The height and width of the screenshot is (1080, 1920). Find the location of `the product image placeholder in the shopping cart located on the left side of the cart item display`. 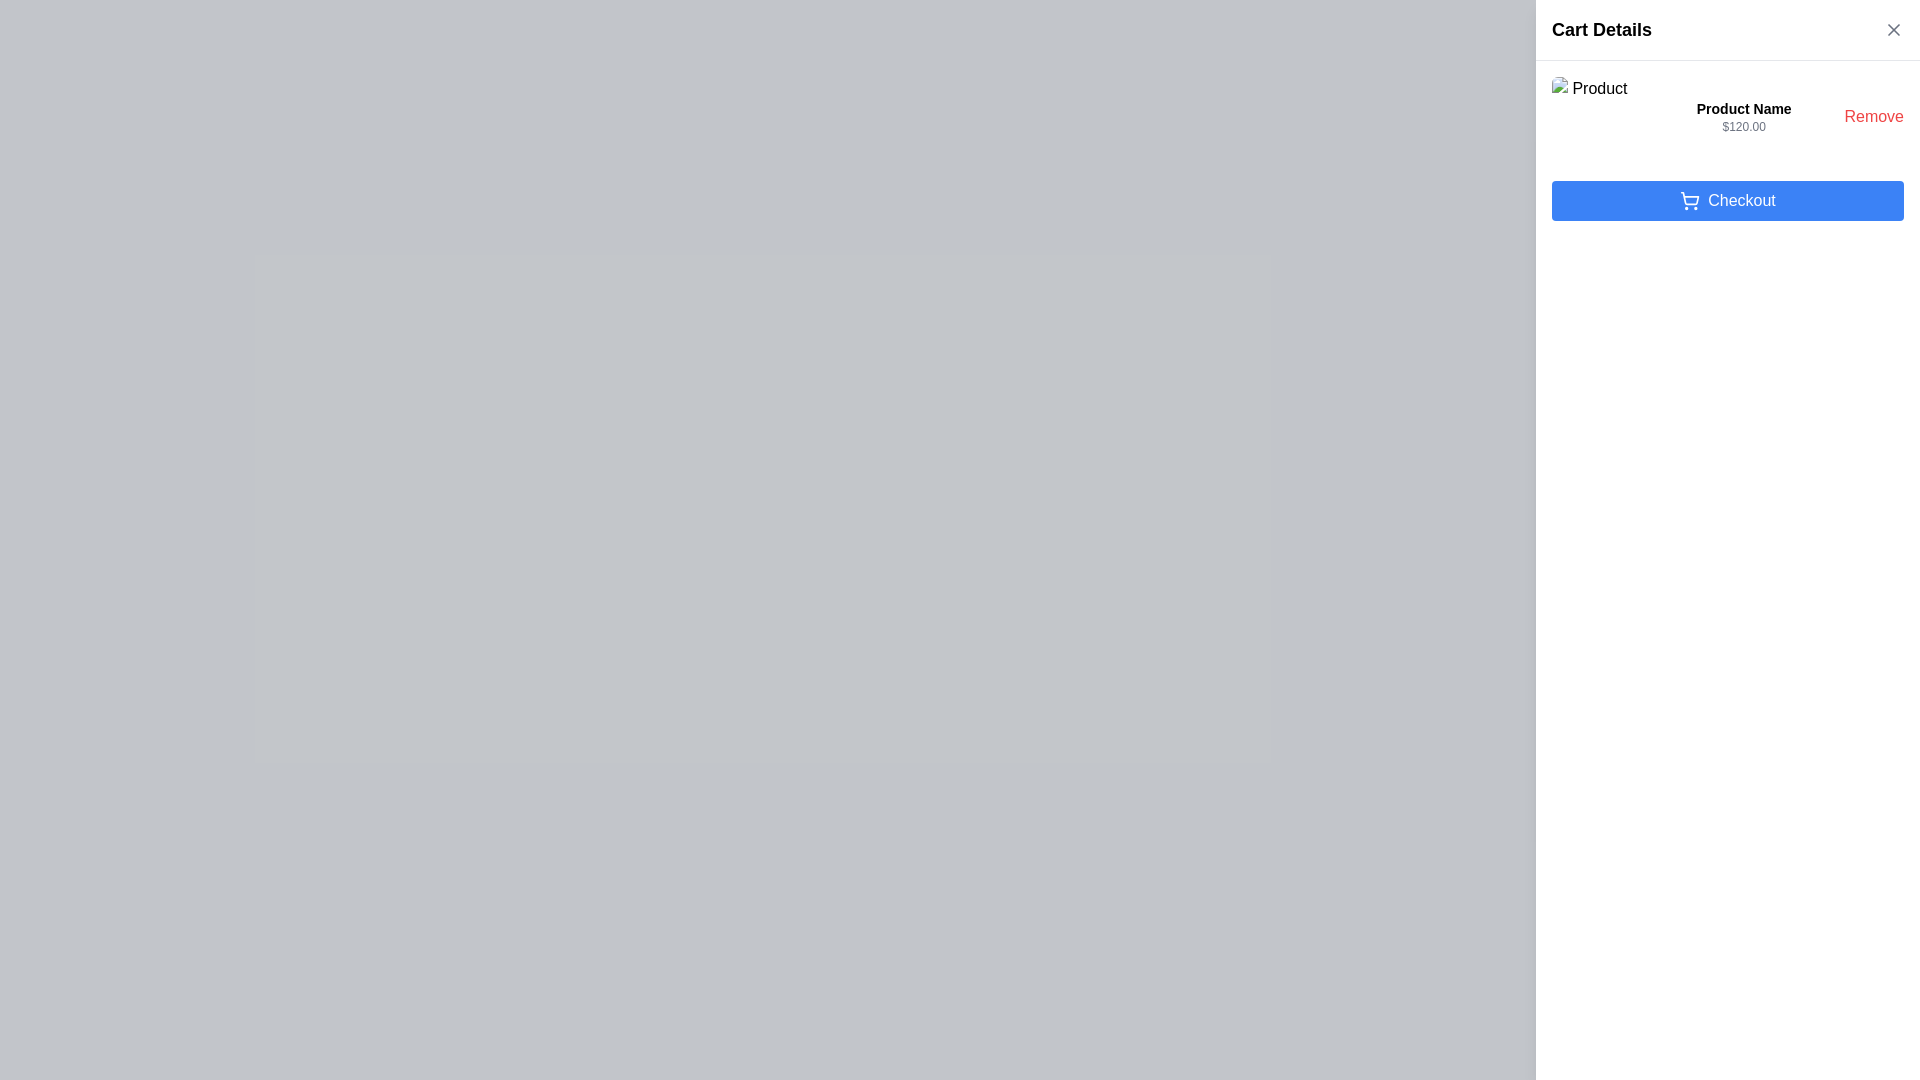

the product image placeholder in the shopping cart located on the left side of the cart item display is located at coordinates (1591, 116).